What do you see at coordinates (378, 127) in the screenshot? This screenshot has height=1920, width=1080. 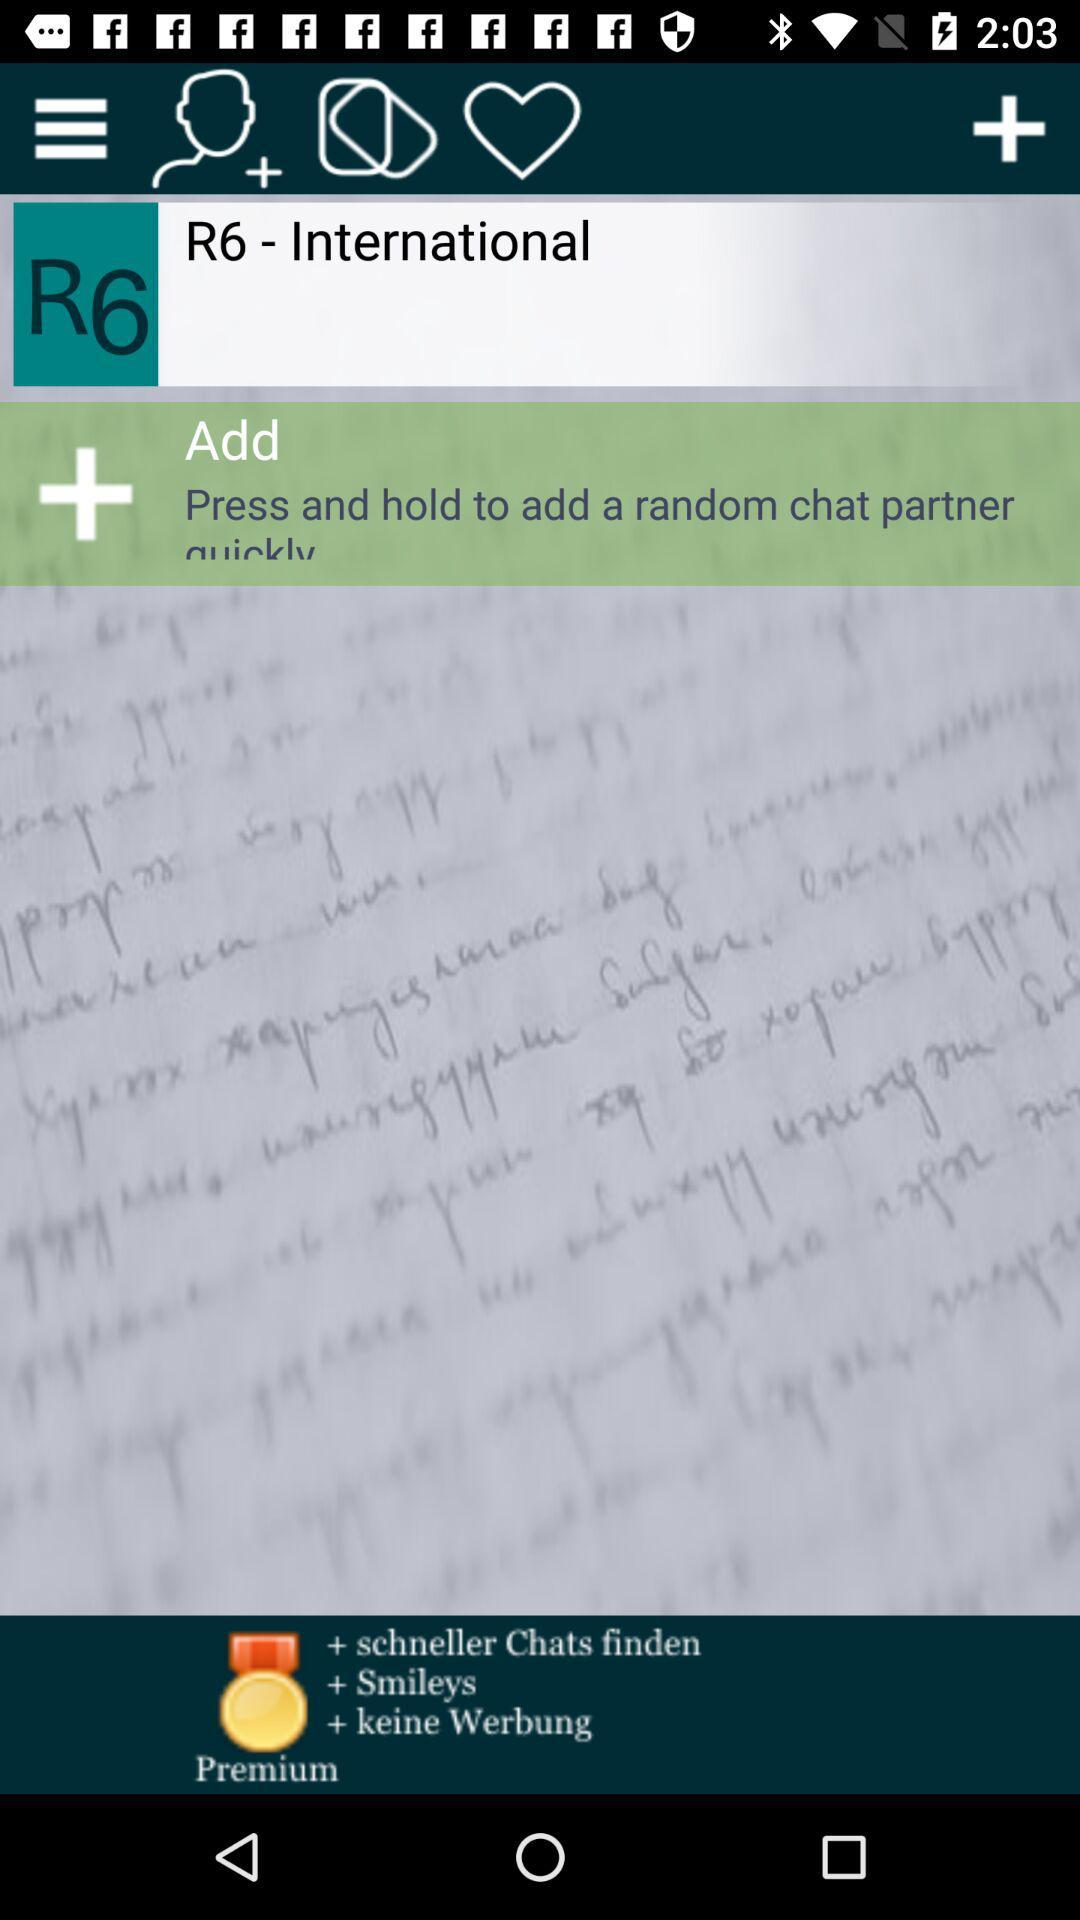 I see `apps` at bounding box center [378, 127].